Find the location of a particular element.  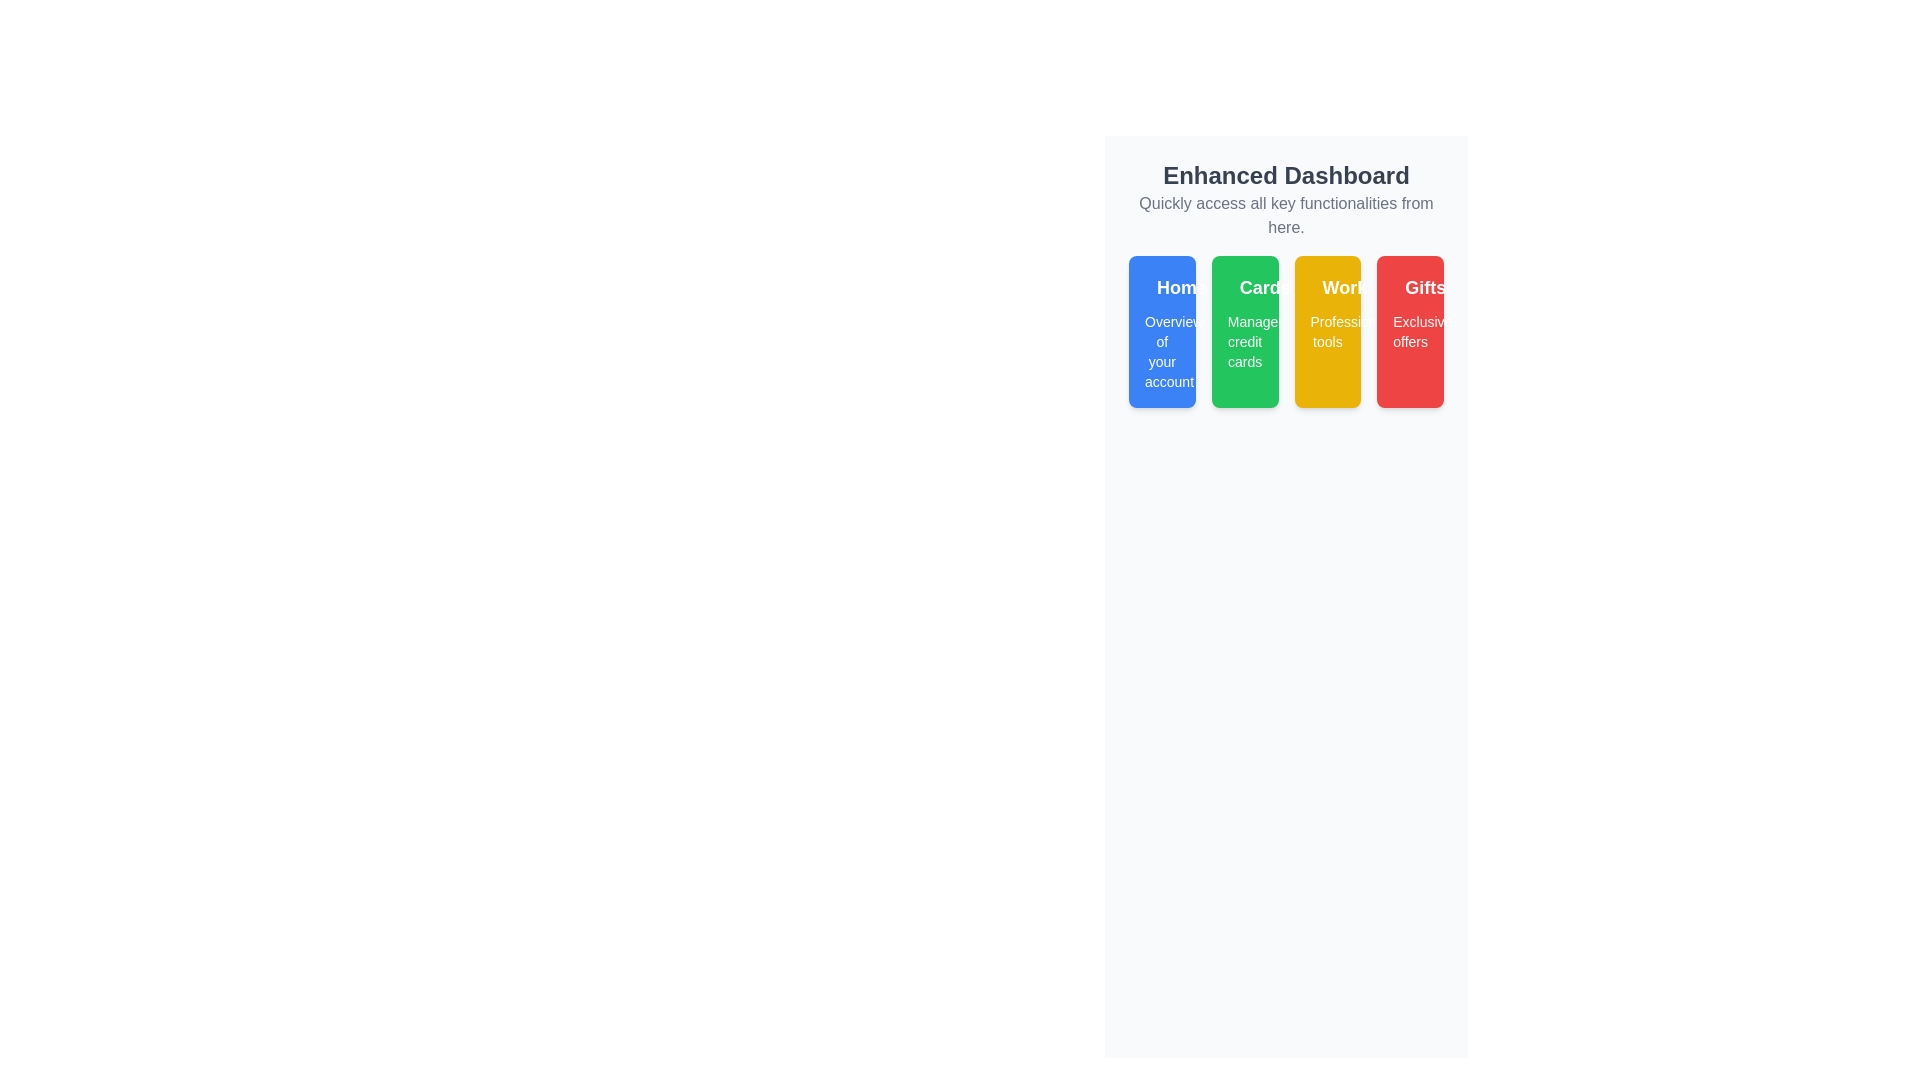

the horizontal card layout containing a house icon and bold text 'Home', which is the first card in the series under the 'Enhanced Dashboard' header is located at coordinates (1162, 288).